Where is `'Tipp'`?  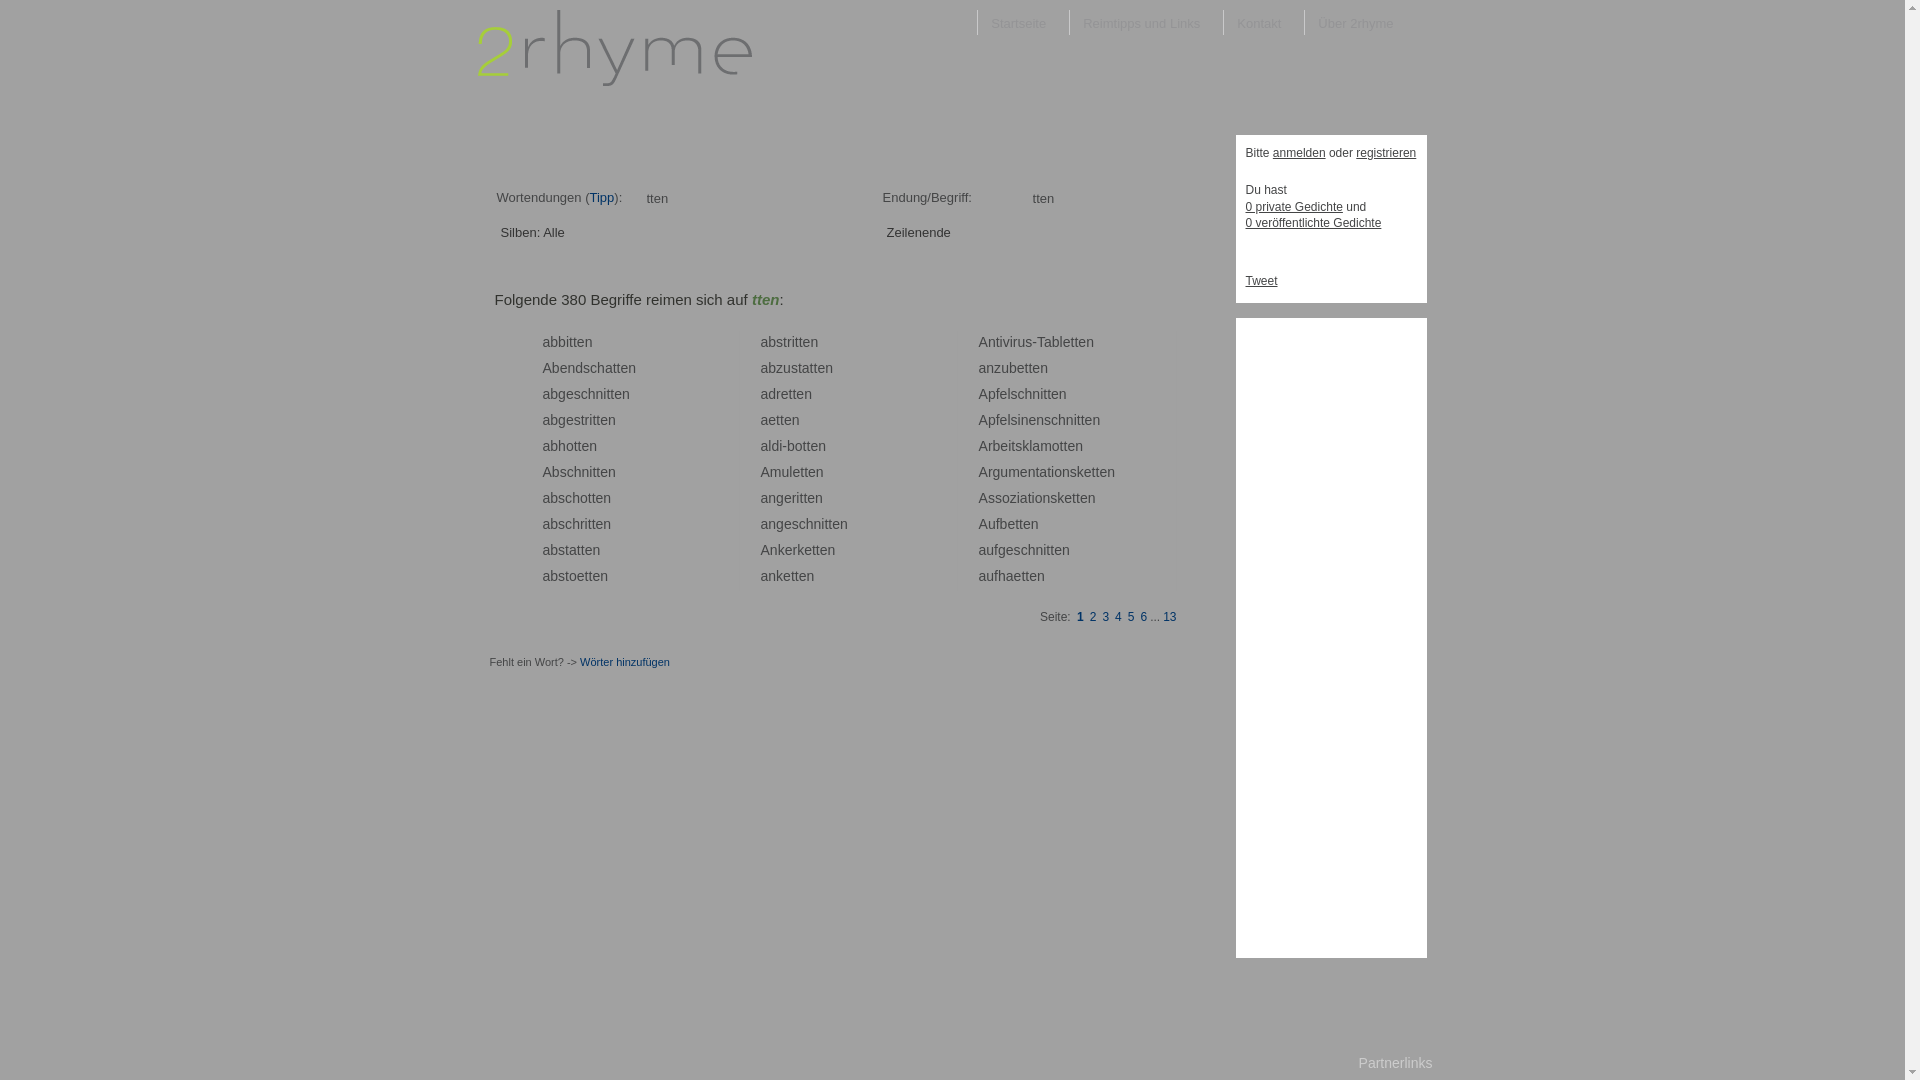
'Tipp' is located at coordinates (601, 197).